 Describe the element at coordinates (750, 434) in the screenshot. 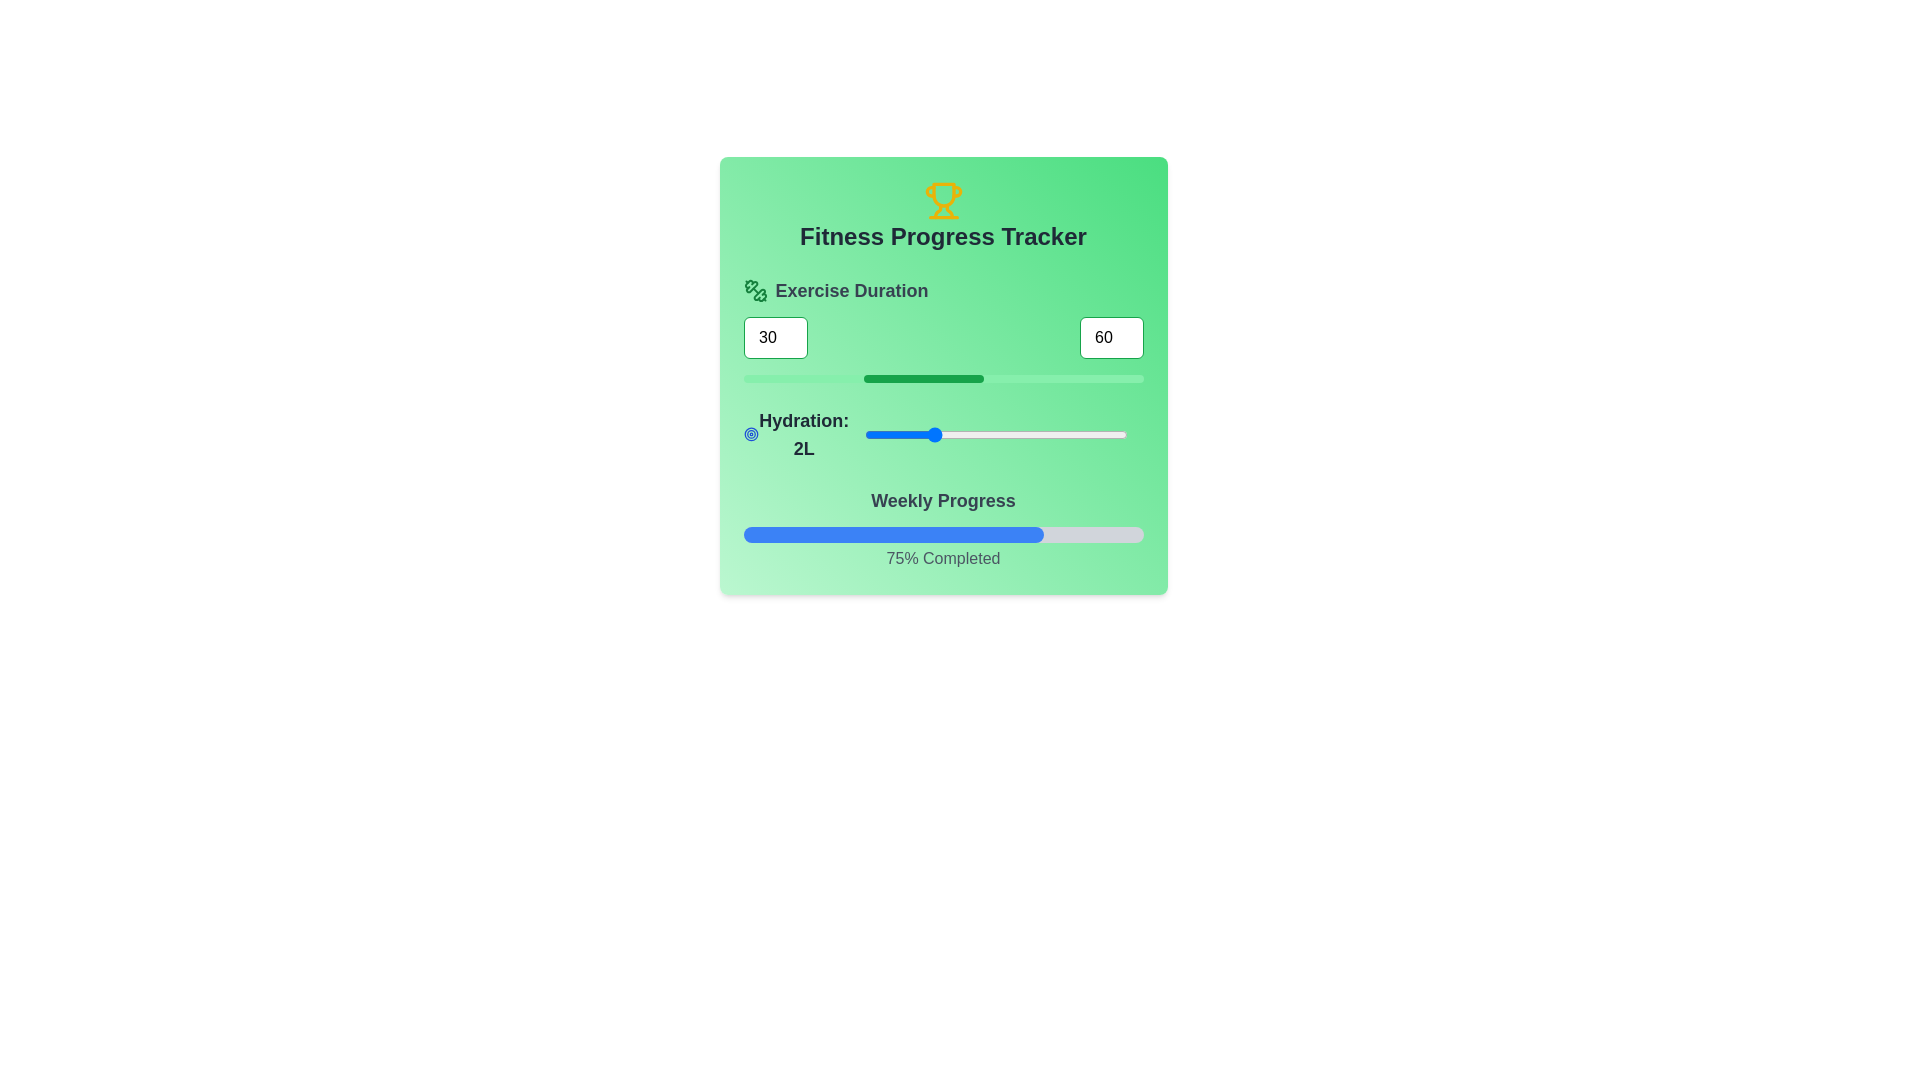

I see `the target icon representing the hydration tracker for user motivation via keyboard navigation` at that location.